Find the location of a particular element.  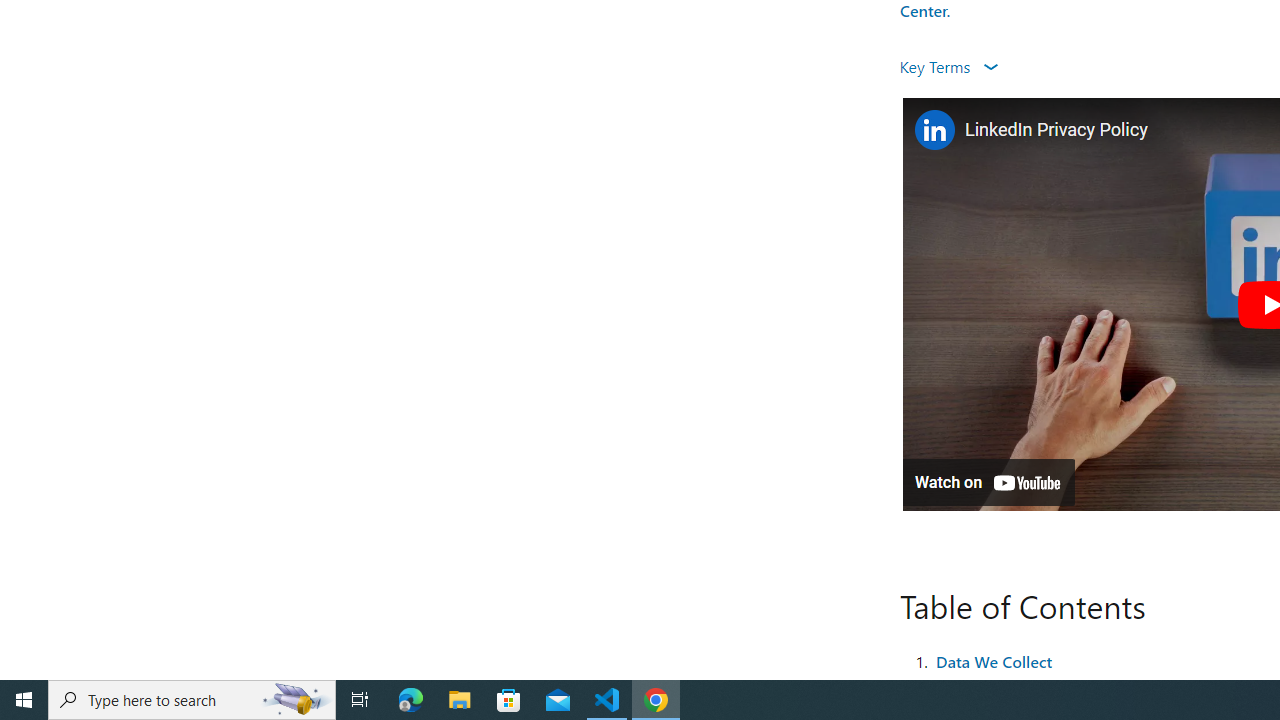

'Data We Collect' is located at coordinates (993, 660).